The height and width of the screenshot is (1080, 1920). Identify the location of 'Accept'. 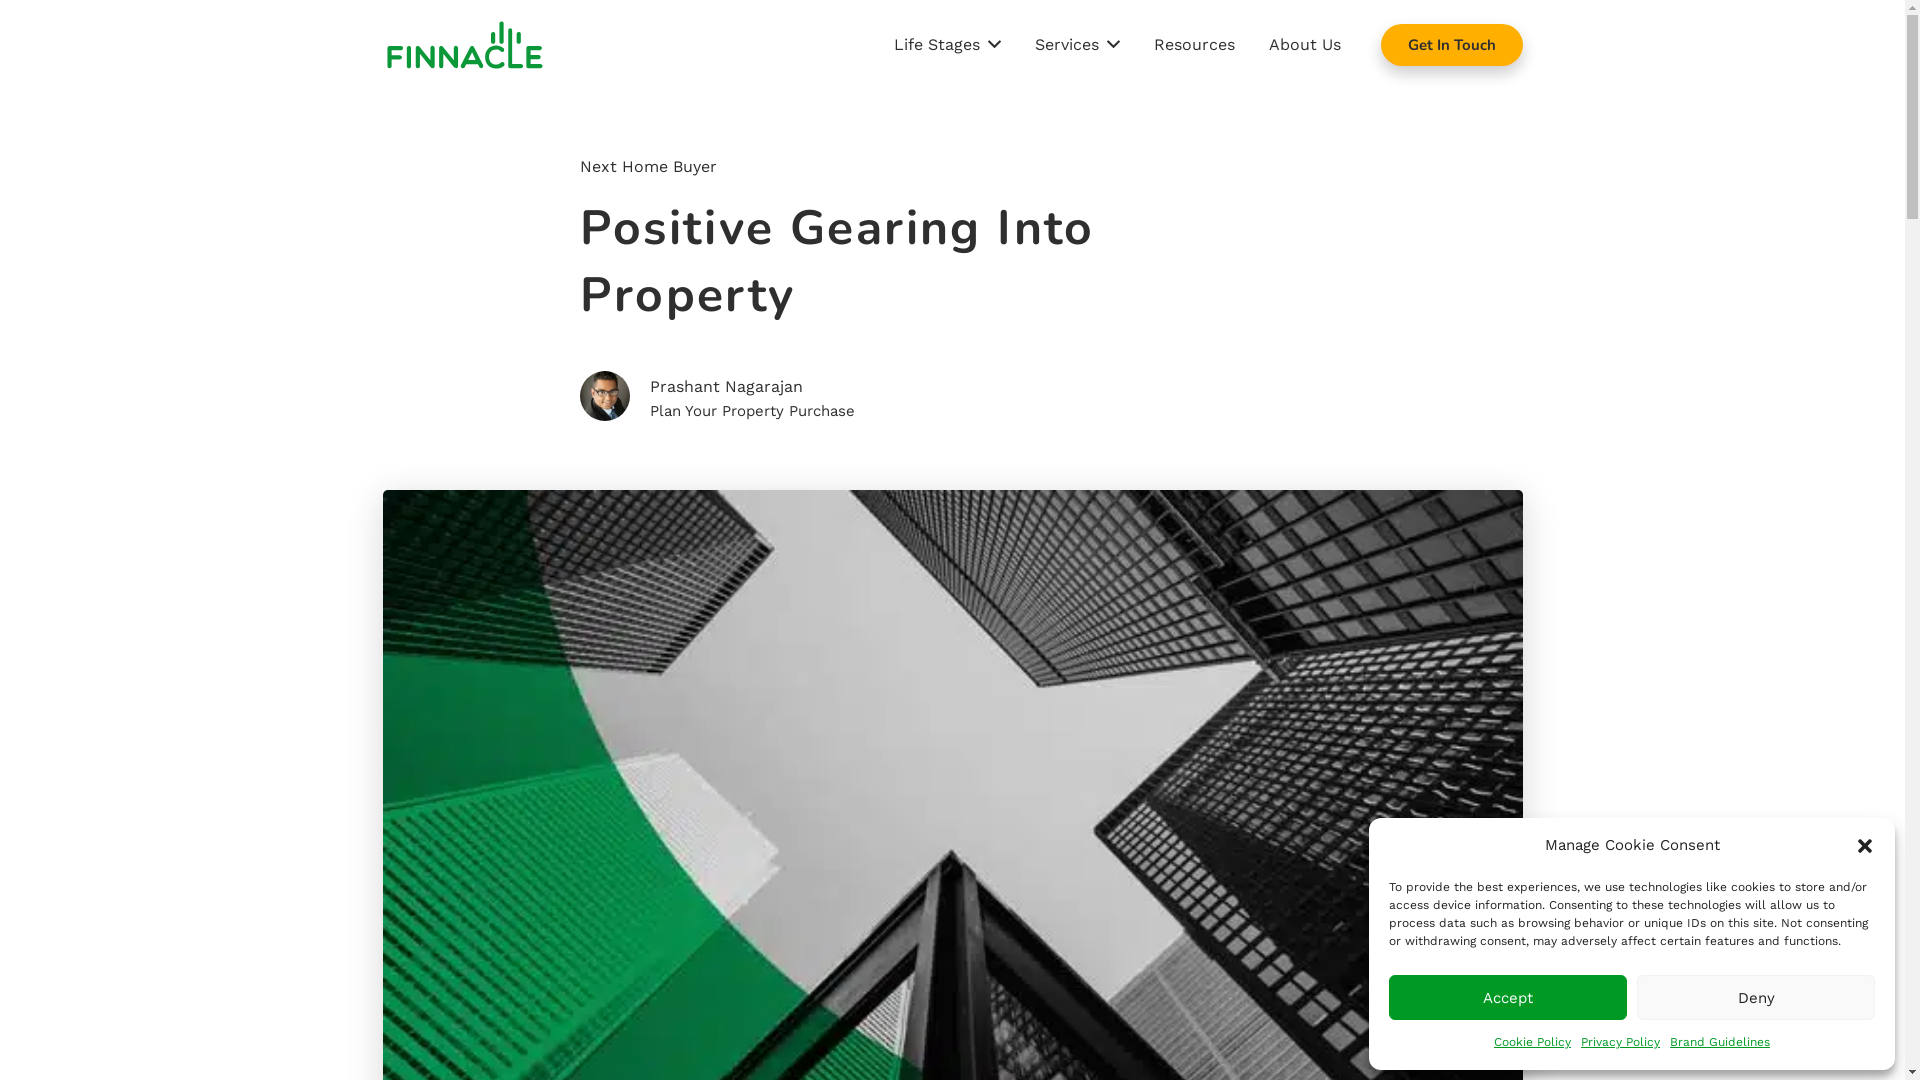
(1507, 997).